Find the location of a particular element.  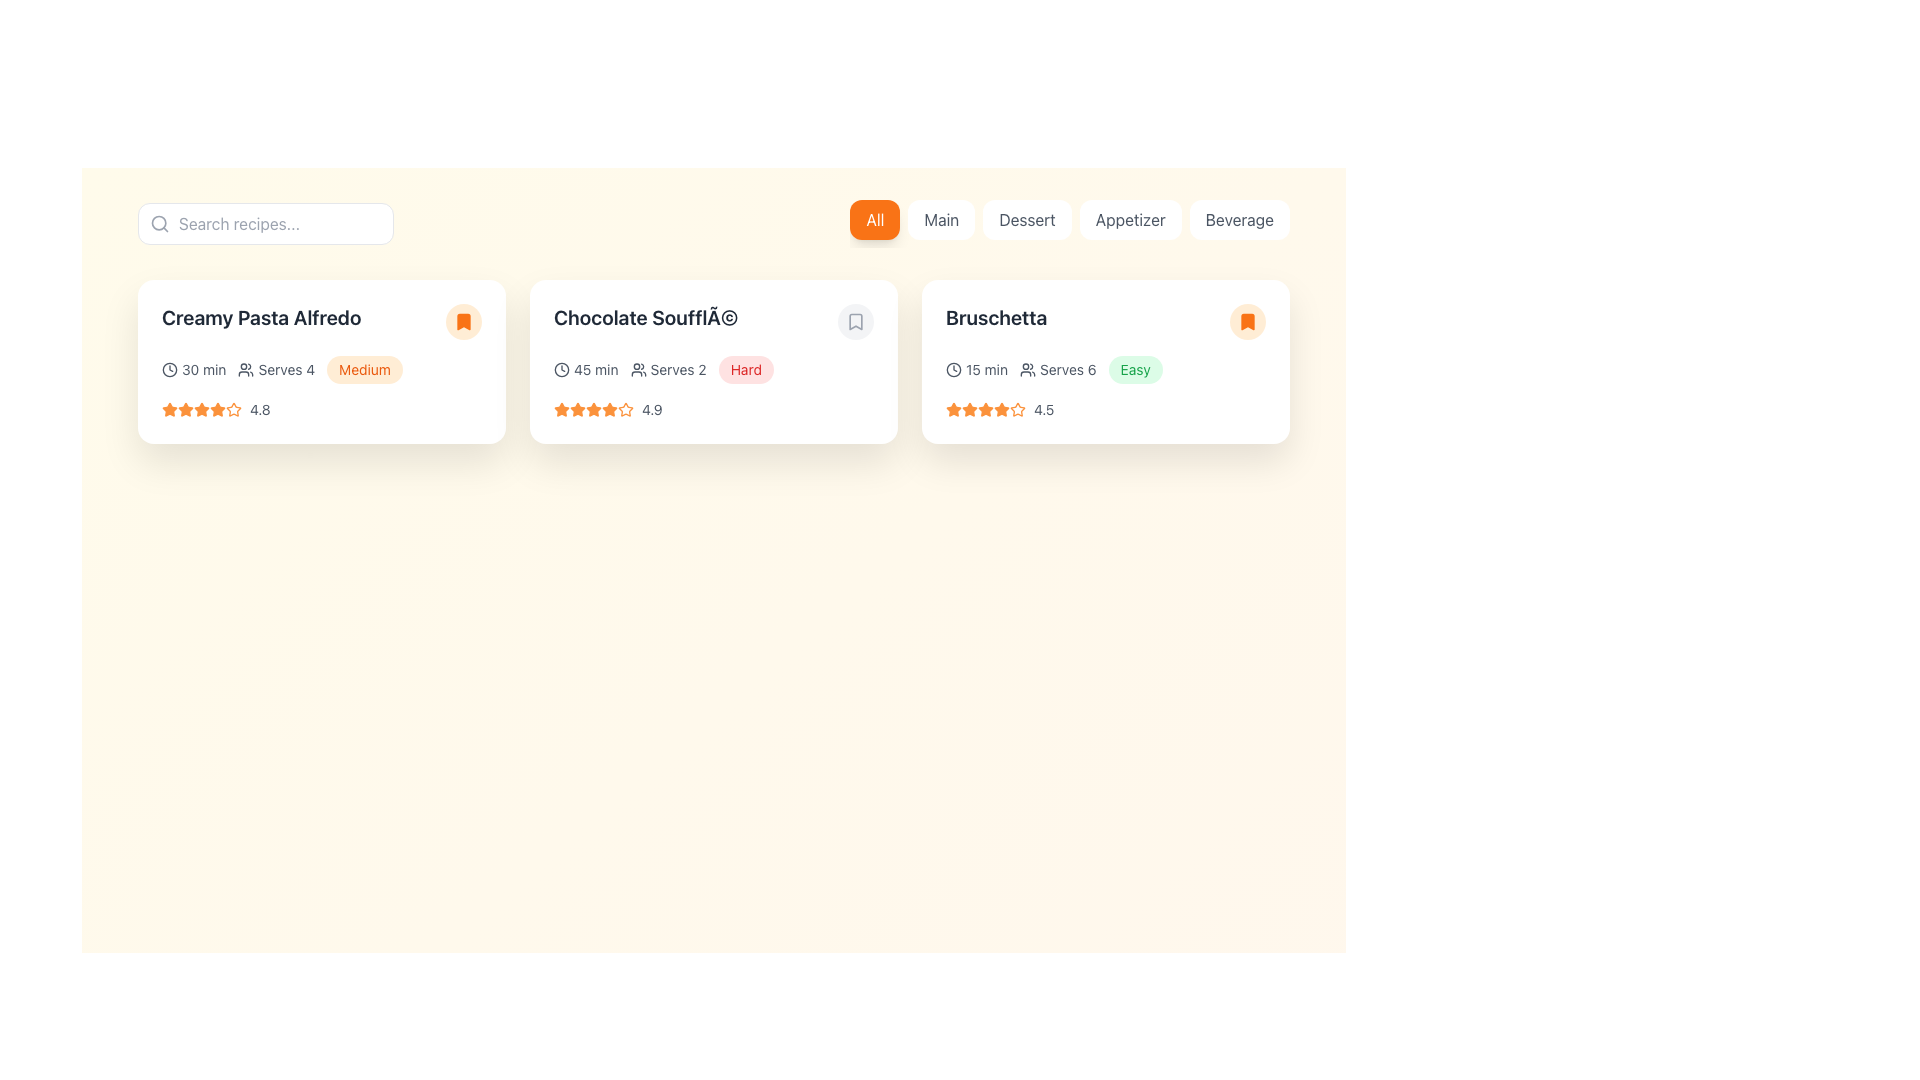

the sixth star-shaped icon with an orange fill in the second card labeled 'Chocolate Soufflé', which is located beneath the rating of '4.9' is located at coordinates (608, 408).